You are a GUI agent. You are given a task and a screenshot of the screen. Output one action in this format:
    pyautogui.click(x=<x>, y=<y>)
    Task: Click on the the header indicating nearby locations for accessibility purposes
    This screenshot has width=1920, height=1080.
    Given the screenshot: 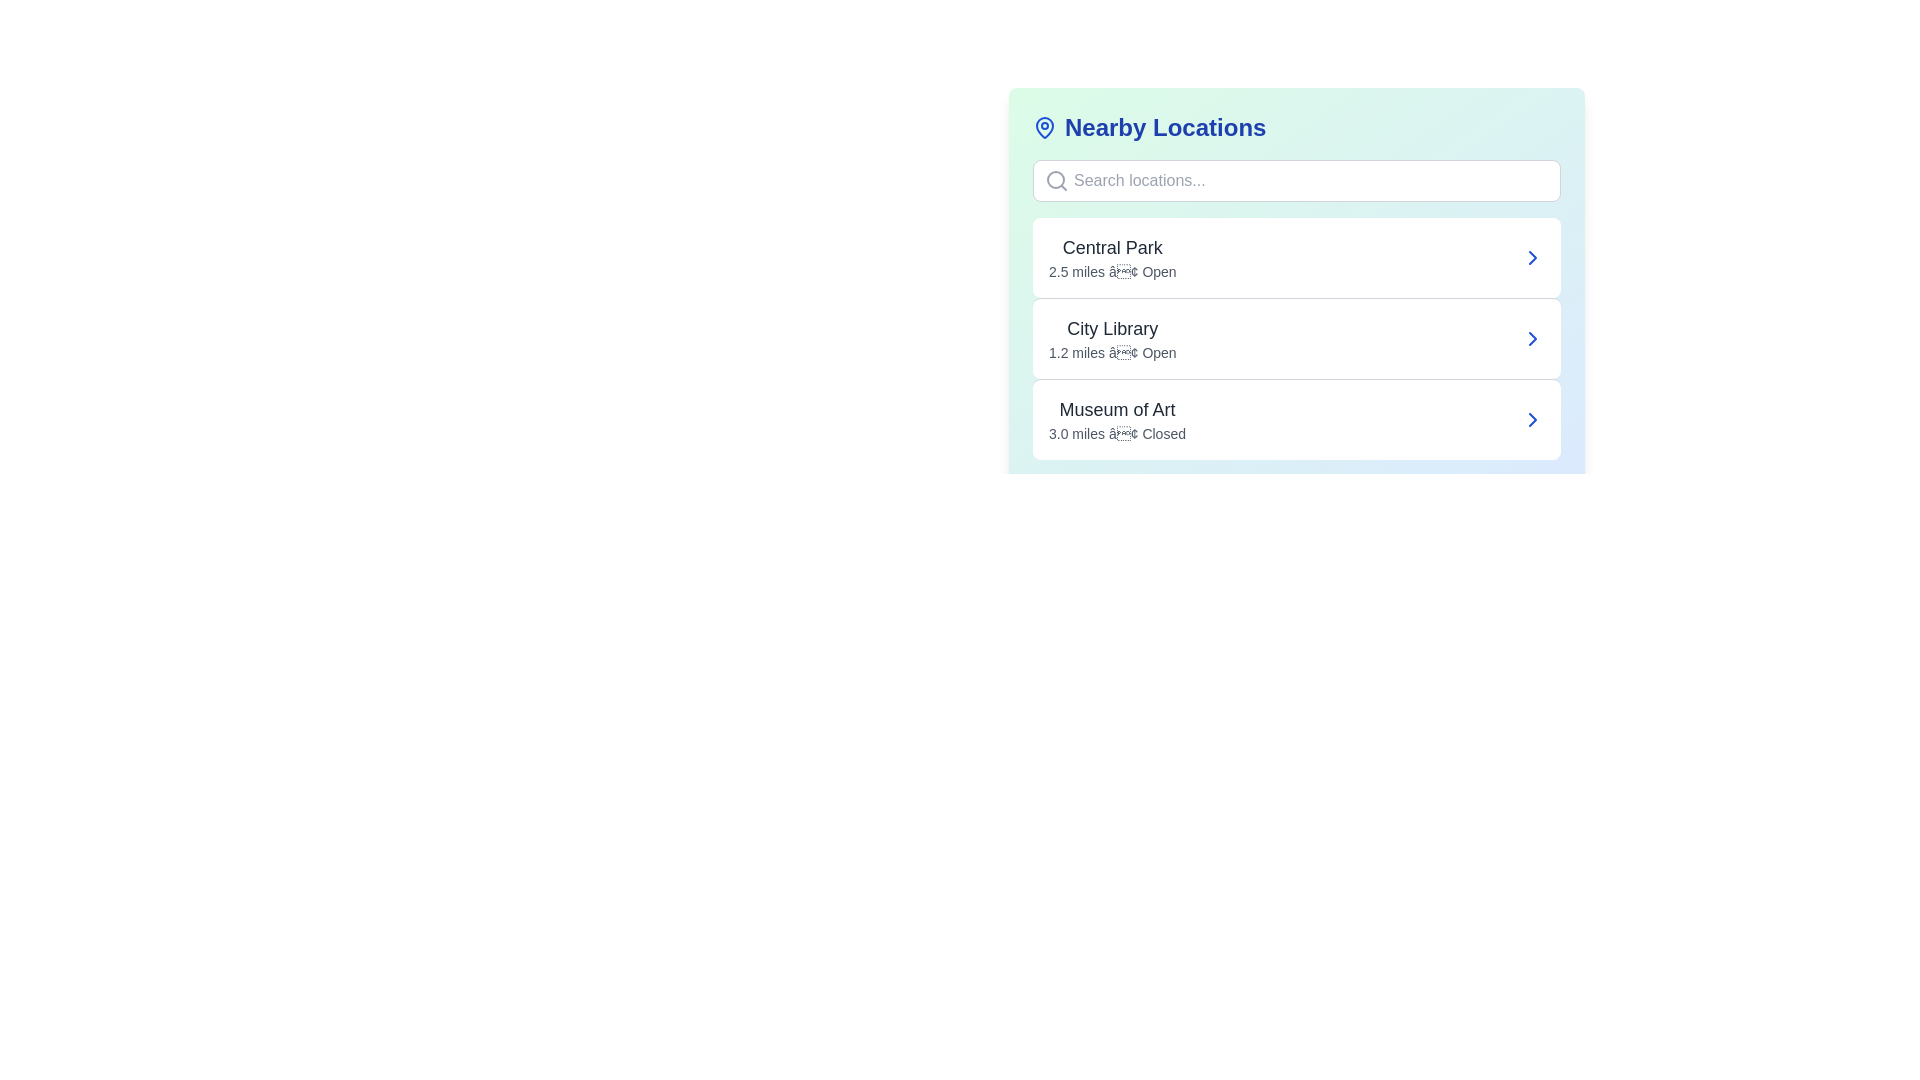 What is the action you would take?
    pyautogui.click(x=1296, y=127)
    